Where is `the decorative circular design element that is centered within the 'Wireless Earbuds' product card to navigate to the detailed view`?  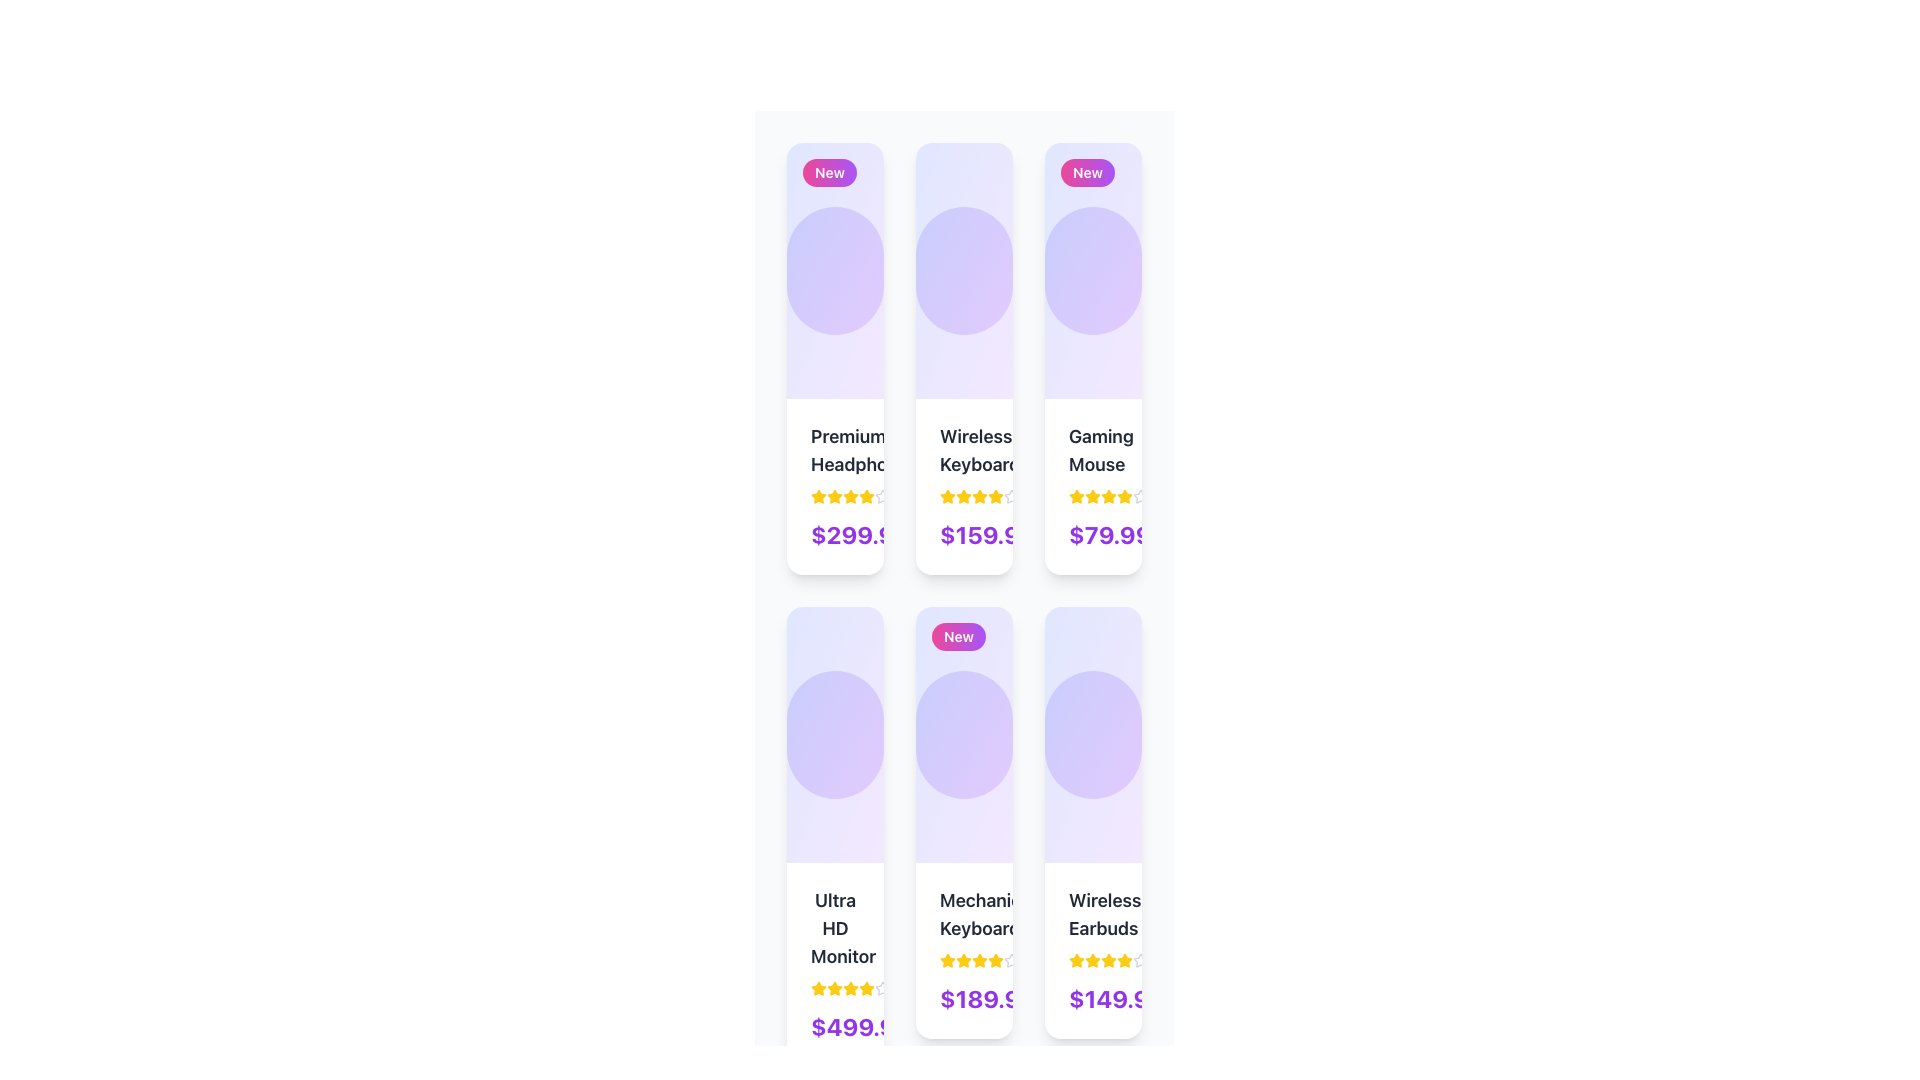 the decorative circular design element that is centered within the 'Wireless Earbuds' product card to navigate to the detailed view is located at coordinates (1092, 735).